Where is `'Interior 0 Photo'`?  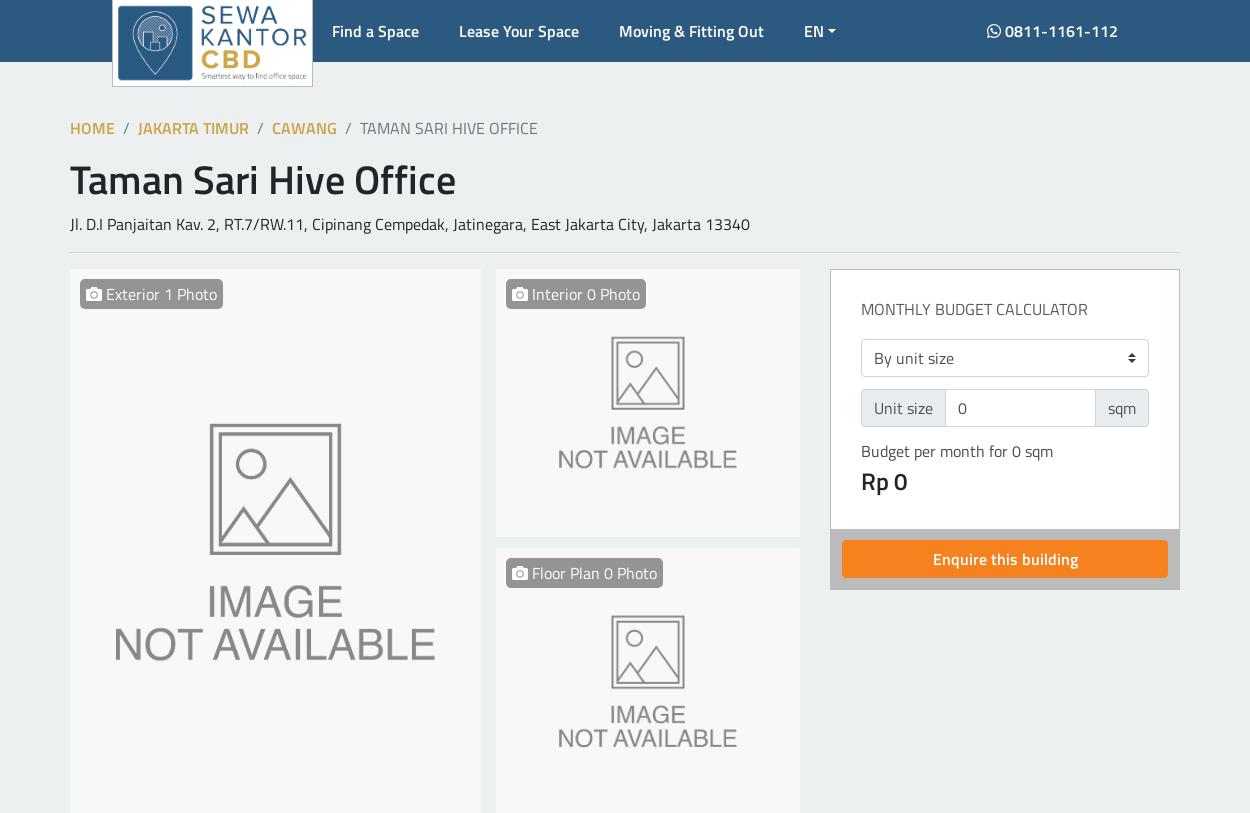 'Interior 0 Photo' is located at coordinates (582, 292).